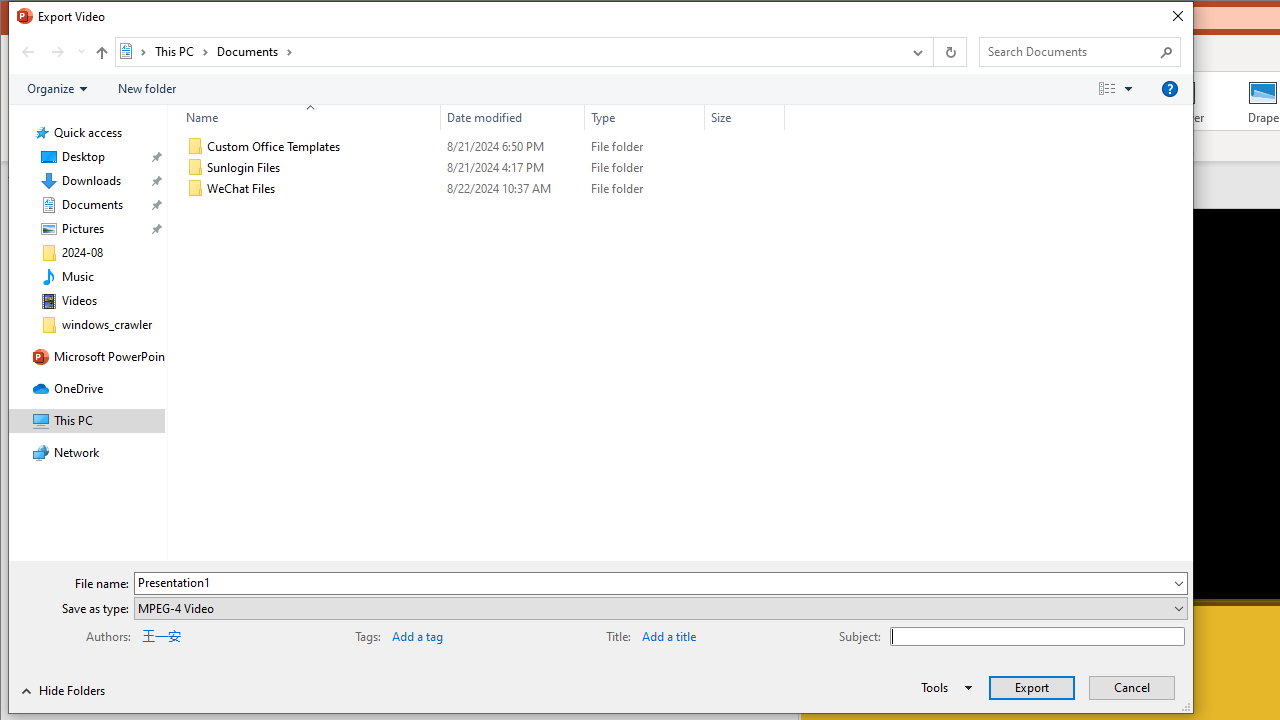 The image size is (1280, 720). Describe the element at coordinates (56, 88) in the screenshot. I see `'Organize'` at that location.